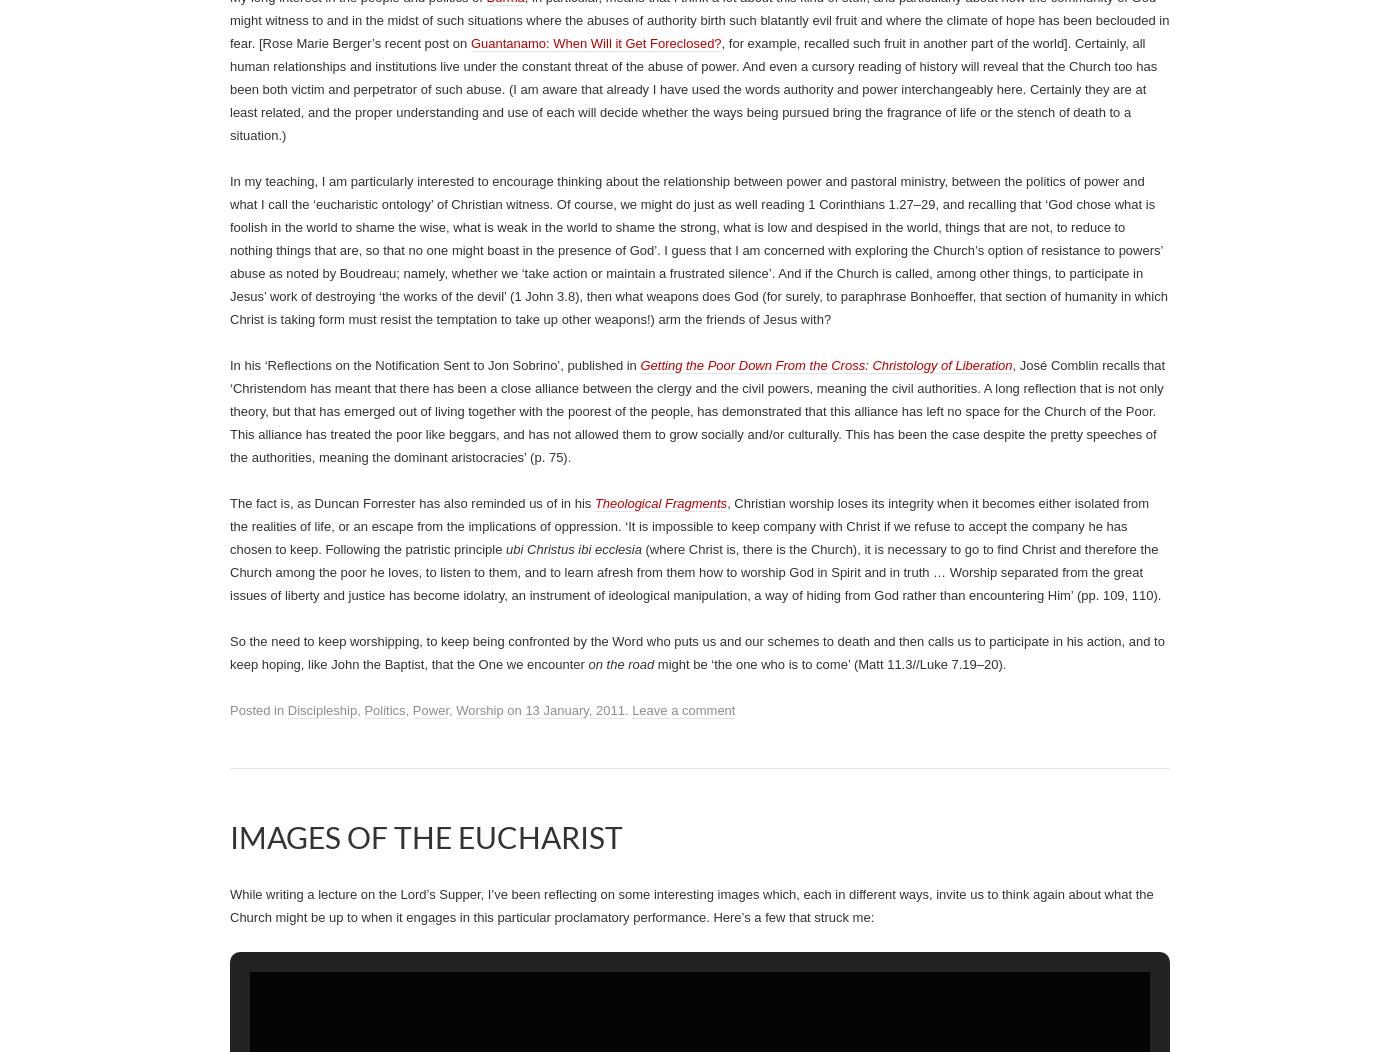 Image resolution: width=1400 pixels, height=1052 pixels. Describe the element at coordinates (755, 327) in the screenshot. I see `'Prayer'` at that location.